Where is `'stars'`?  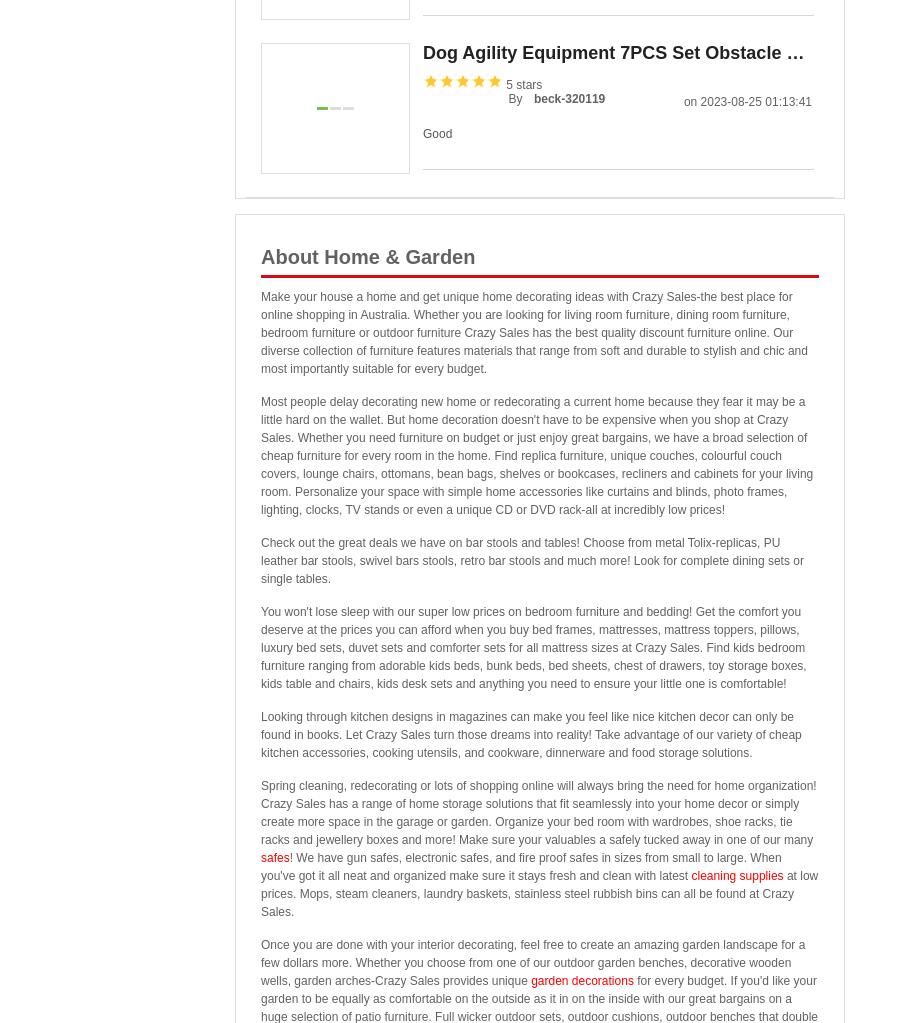
'stars' is located at coordinates (527, 85).